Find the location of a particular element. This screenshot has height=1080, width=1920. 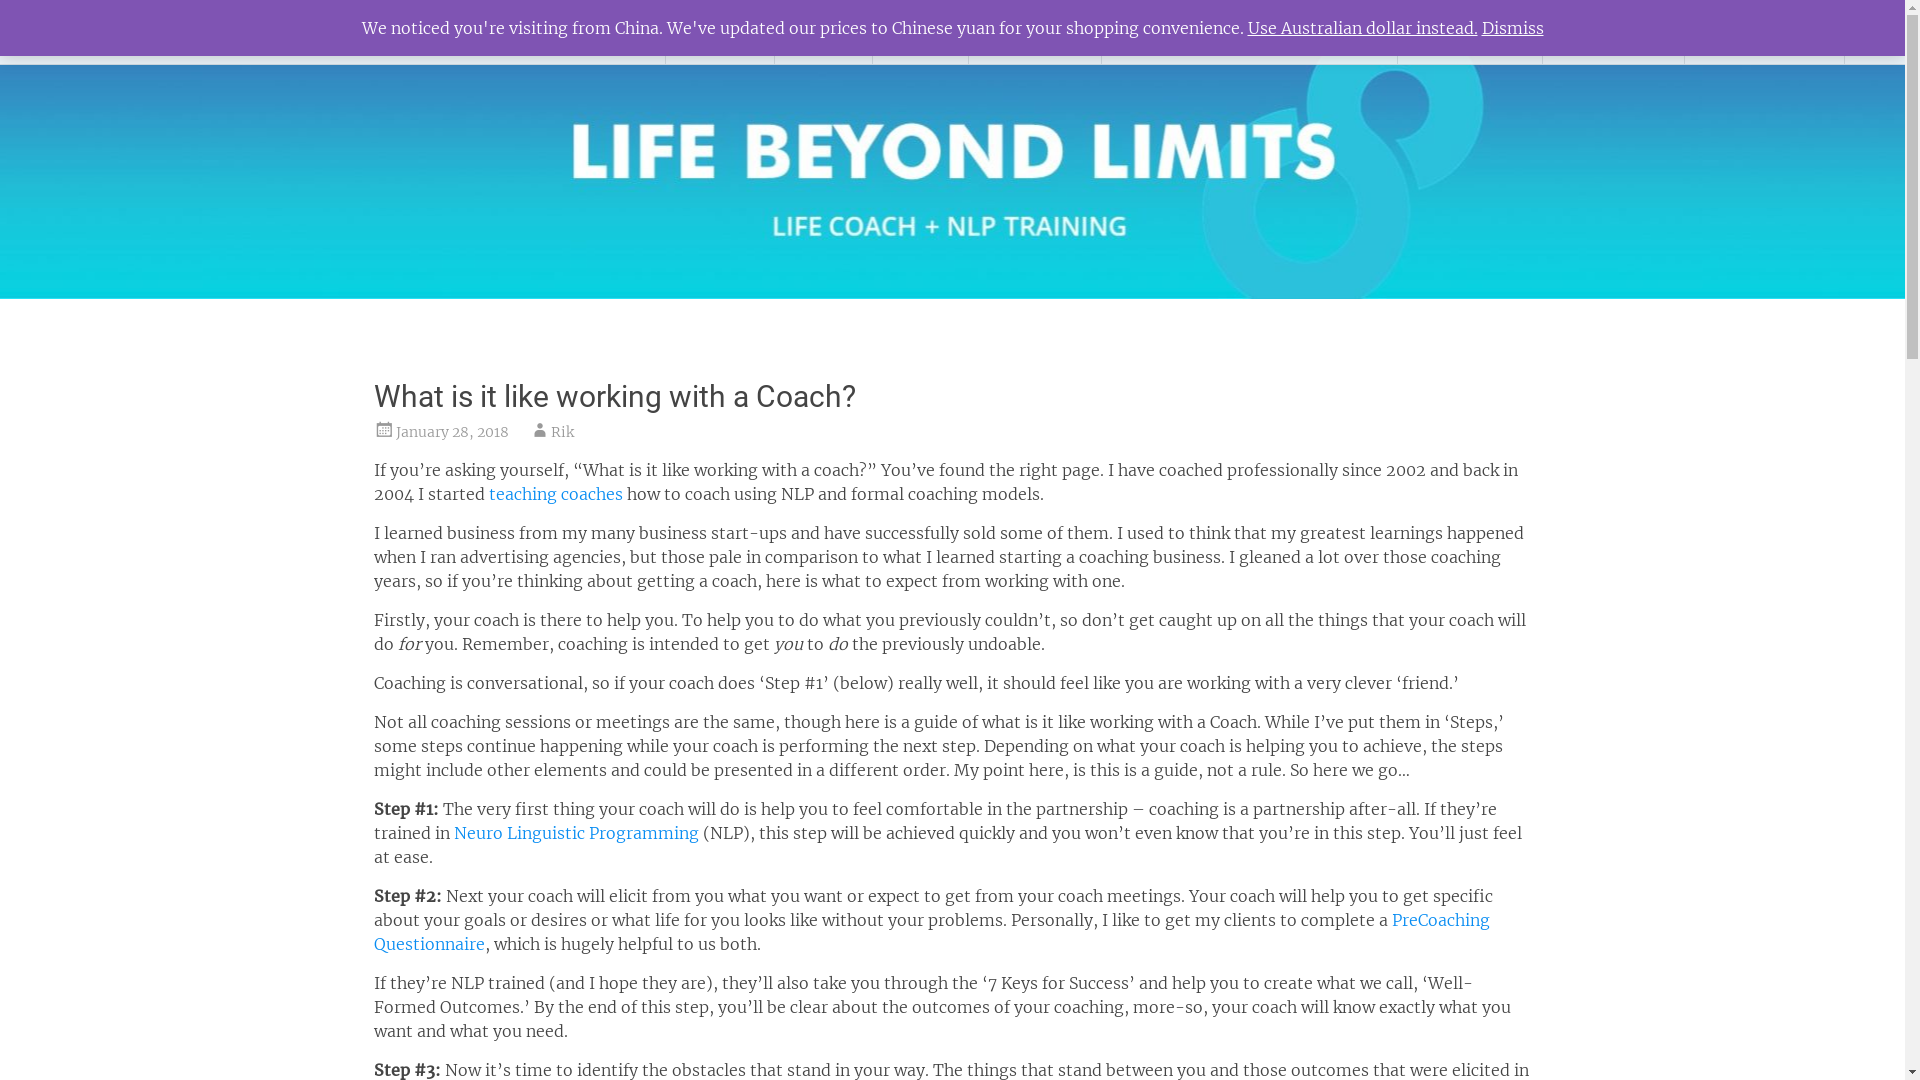

'January 28, 2018' is located at coordinates (451, 431).